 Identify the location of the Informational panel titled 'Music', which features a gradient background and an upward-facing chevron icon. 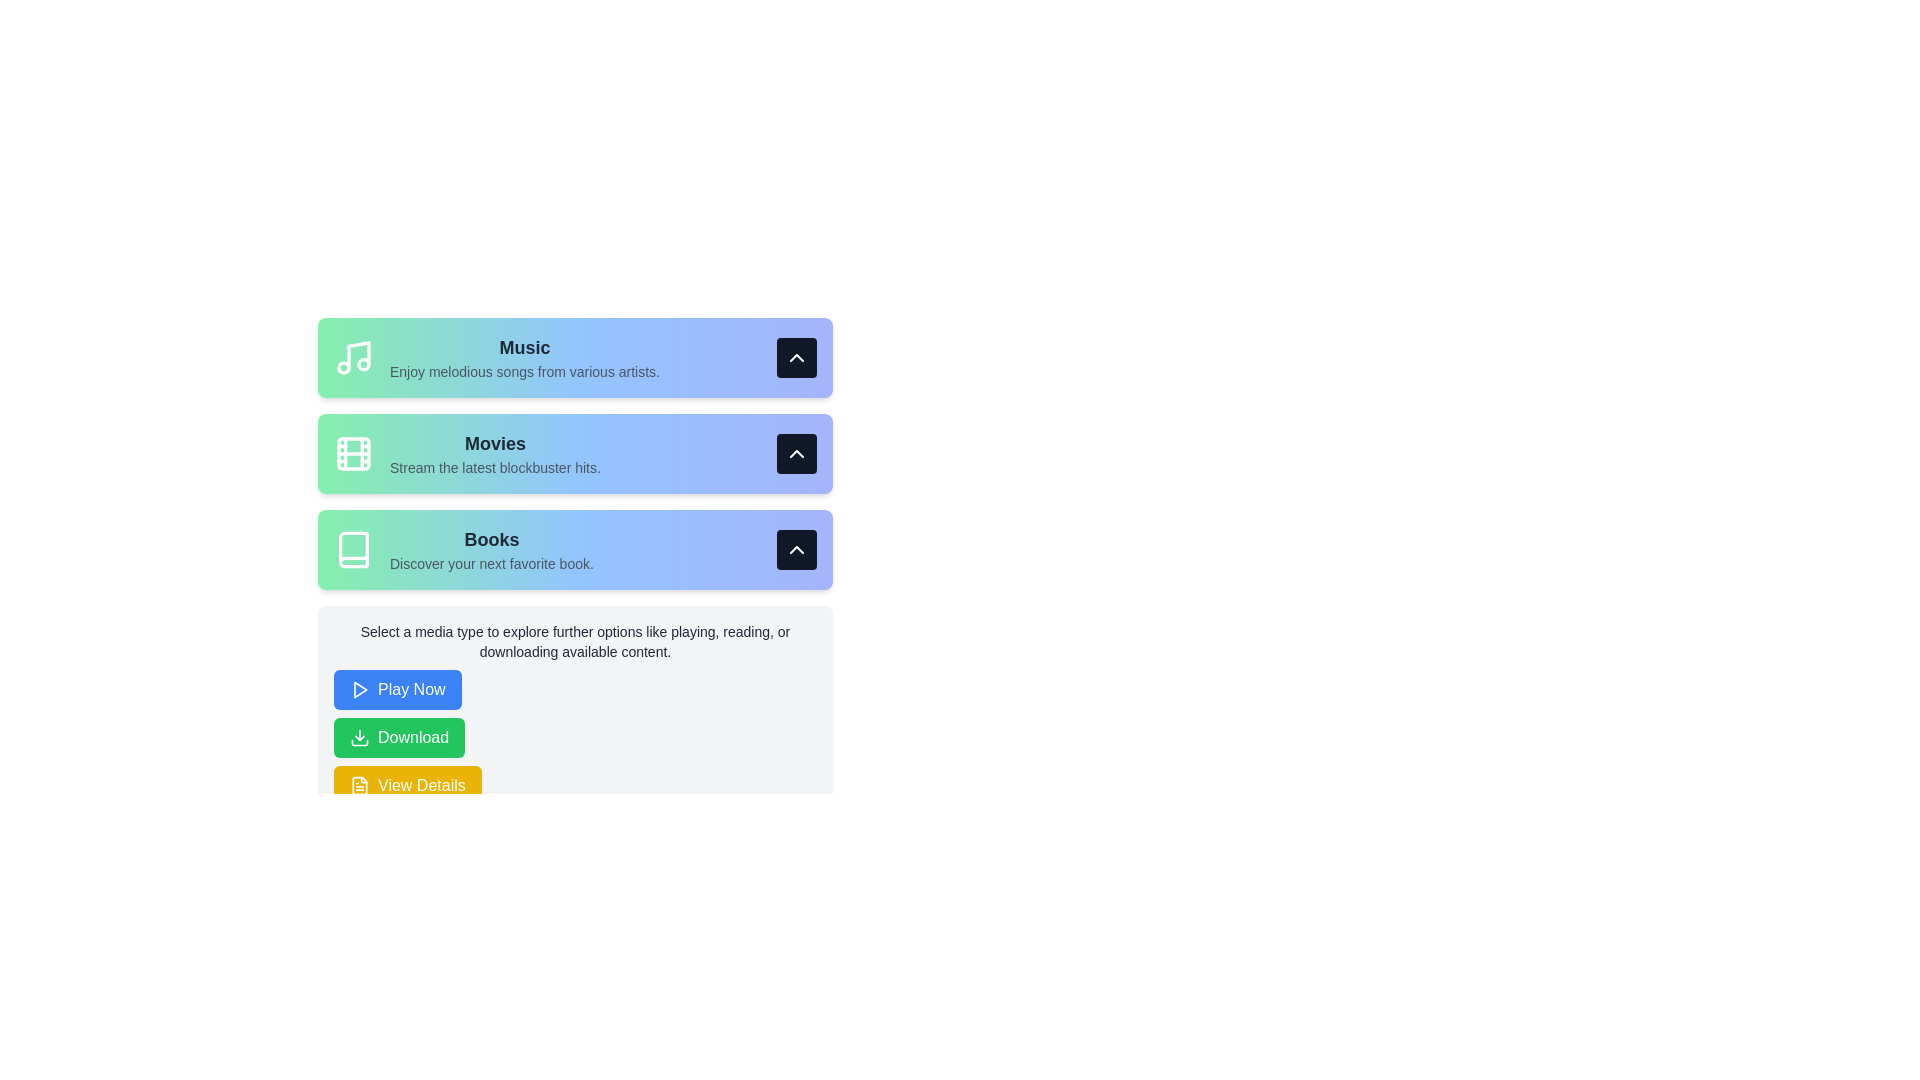
(574, 357).